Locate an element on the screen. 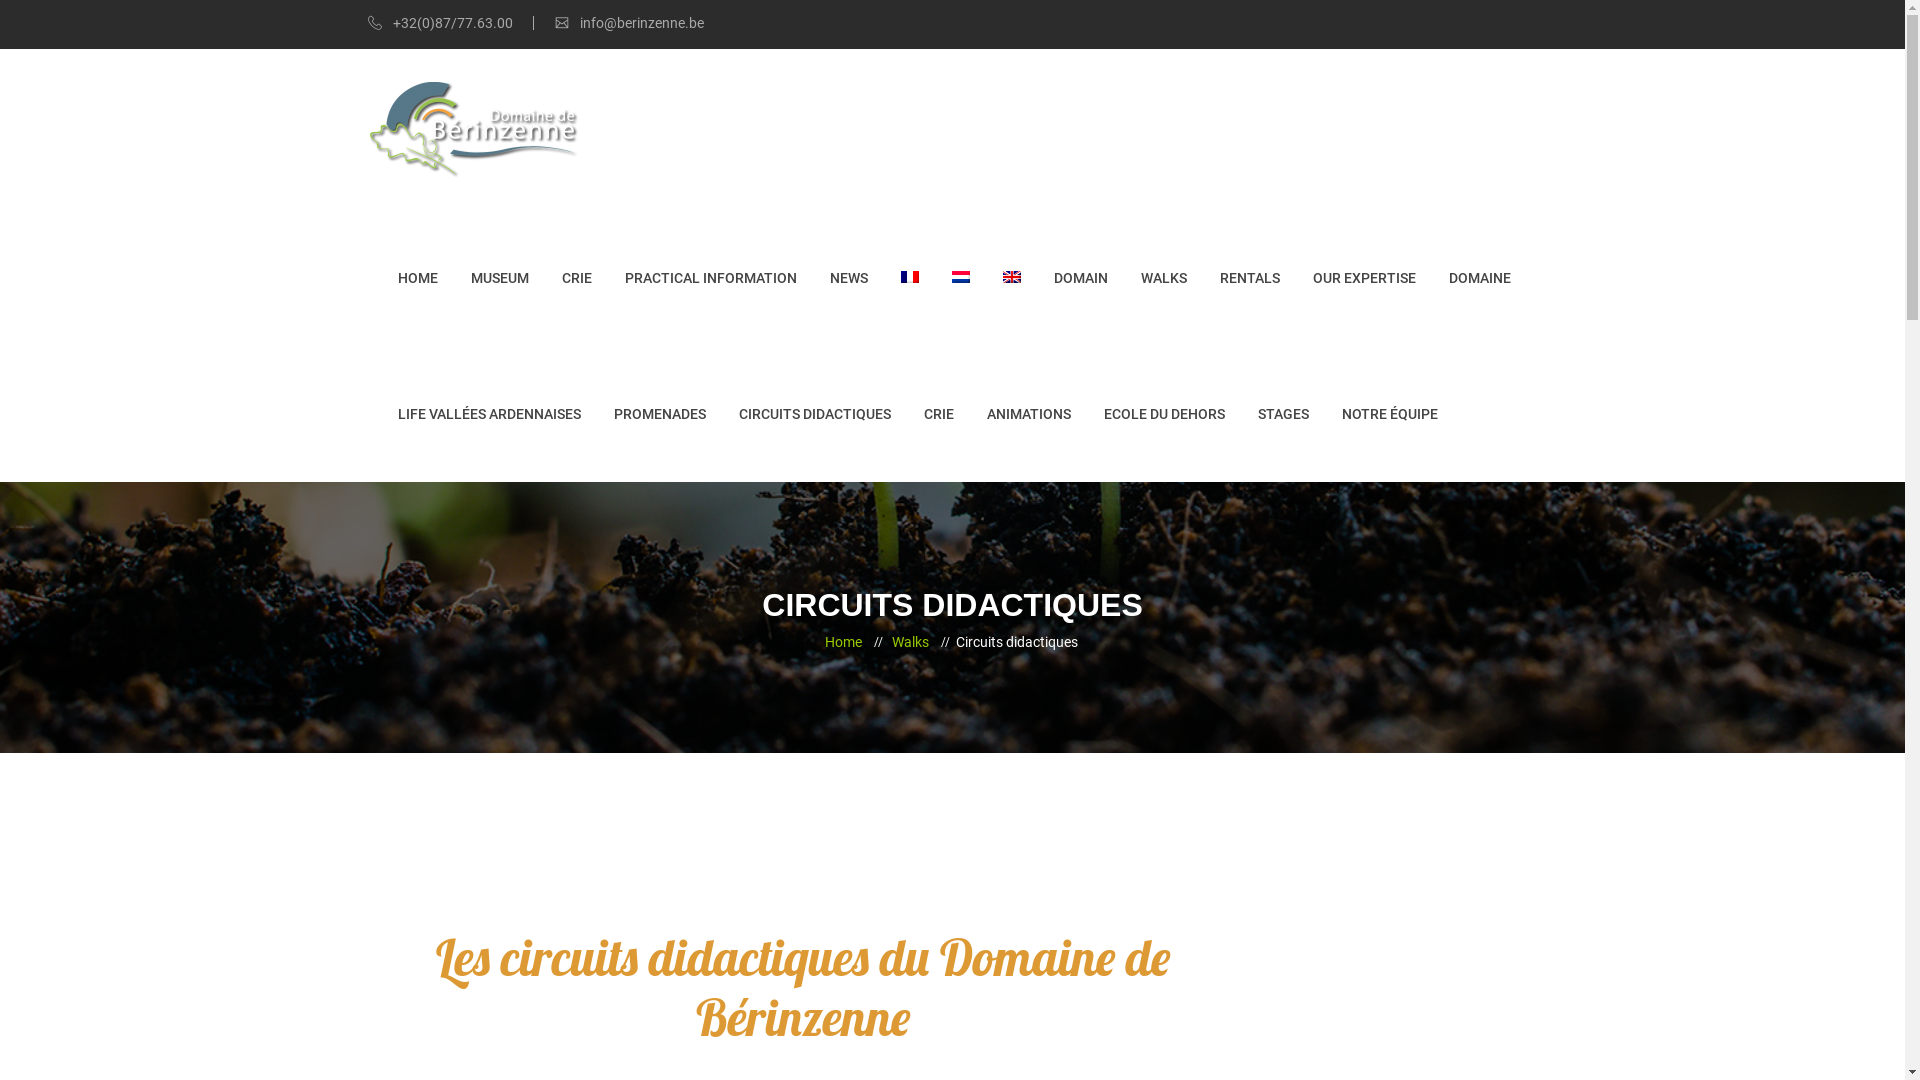  'Home' is located at coordinates (842, 643).